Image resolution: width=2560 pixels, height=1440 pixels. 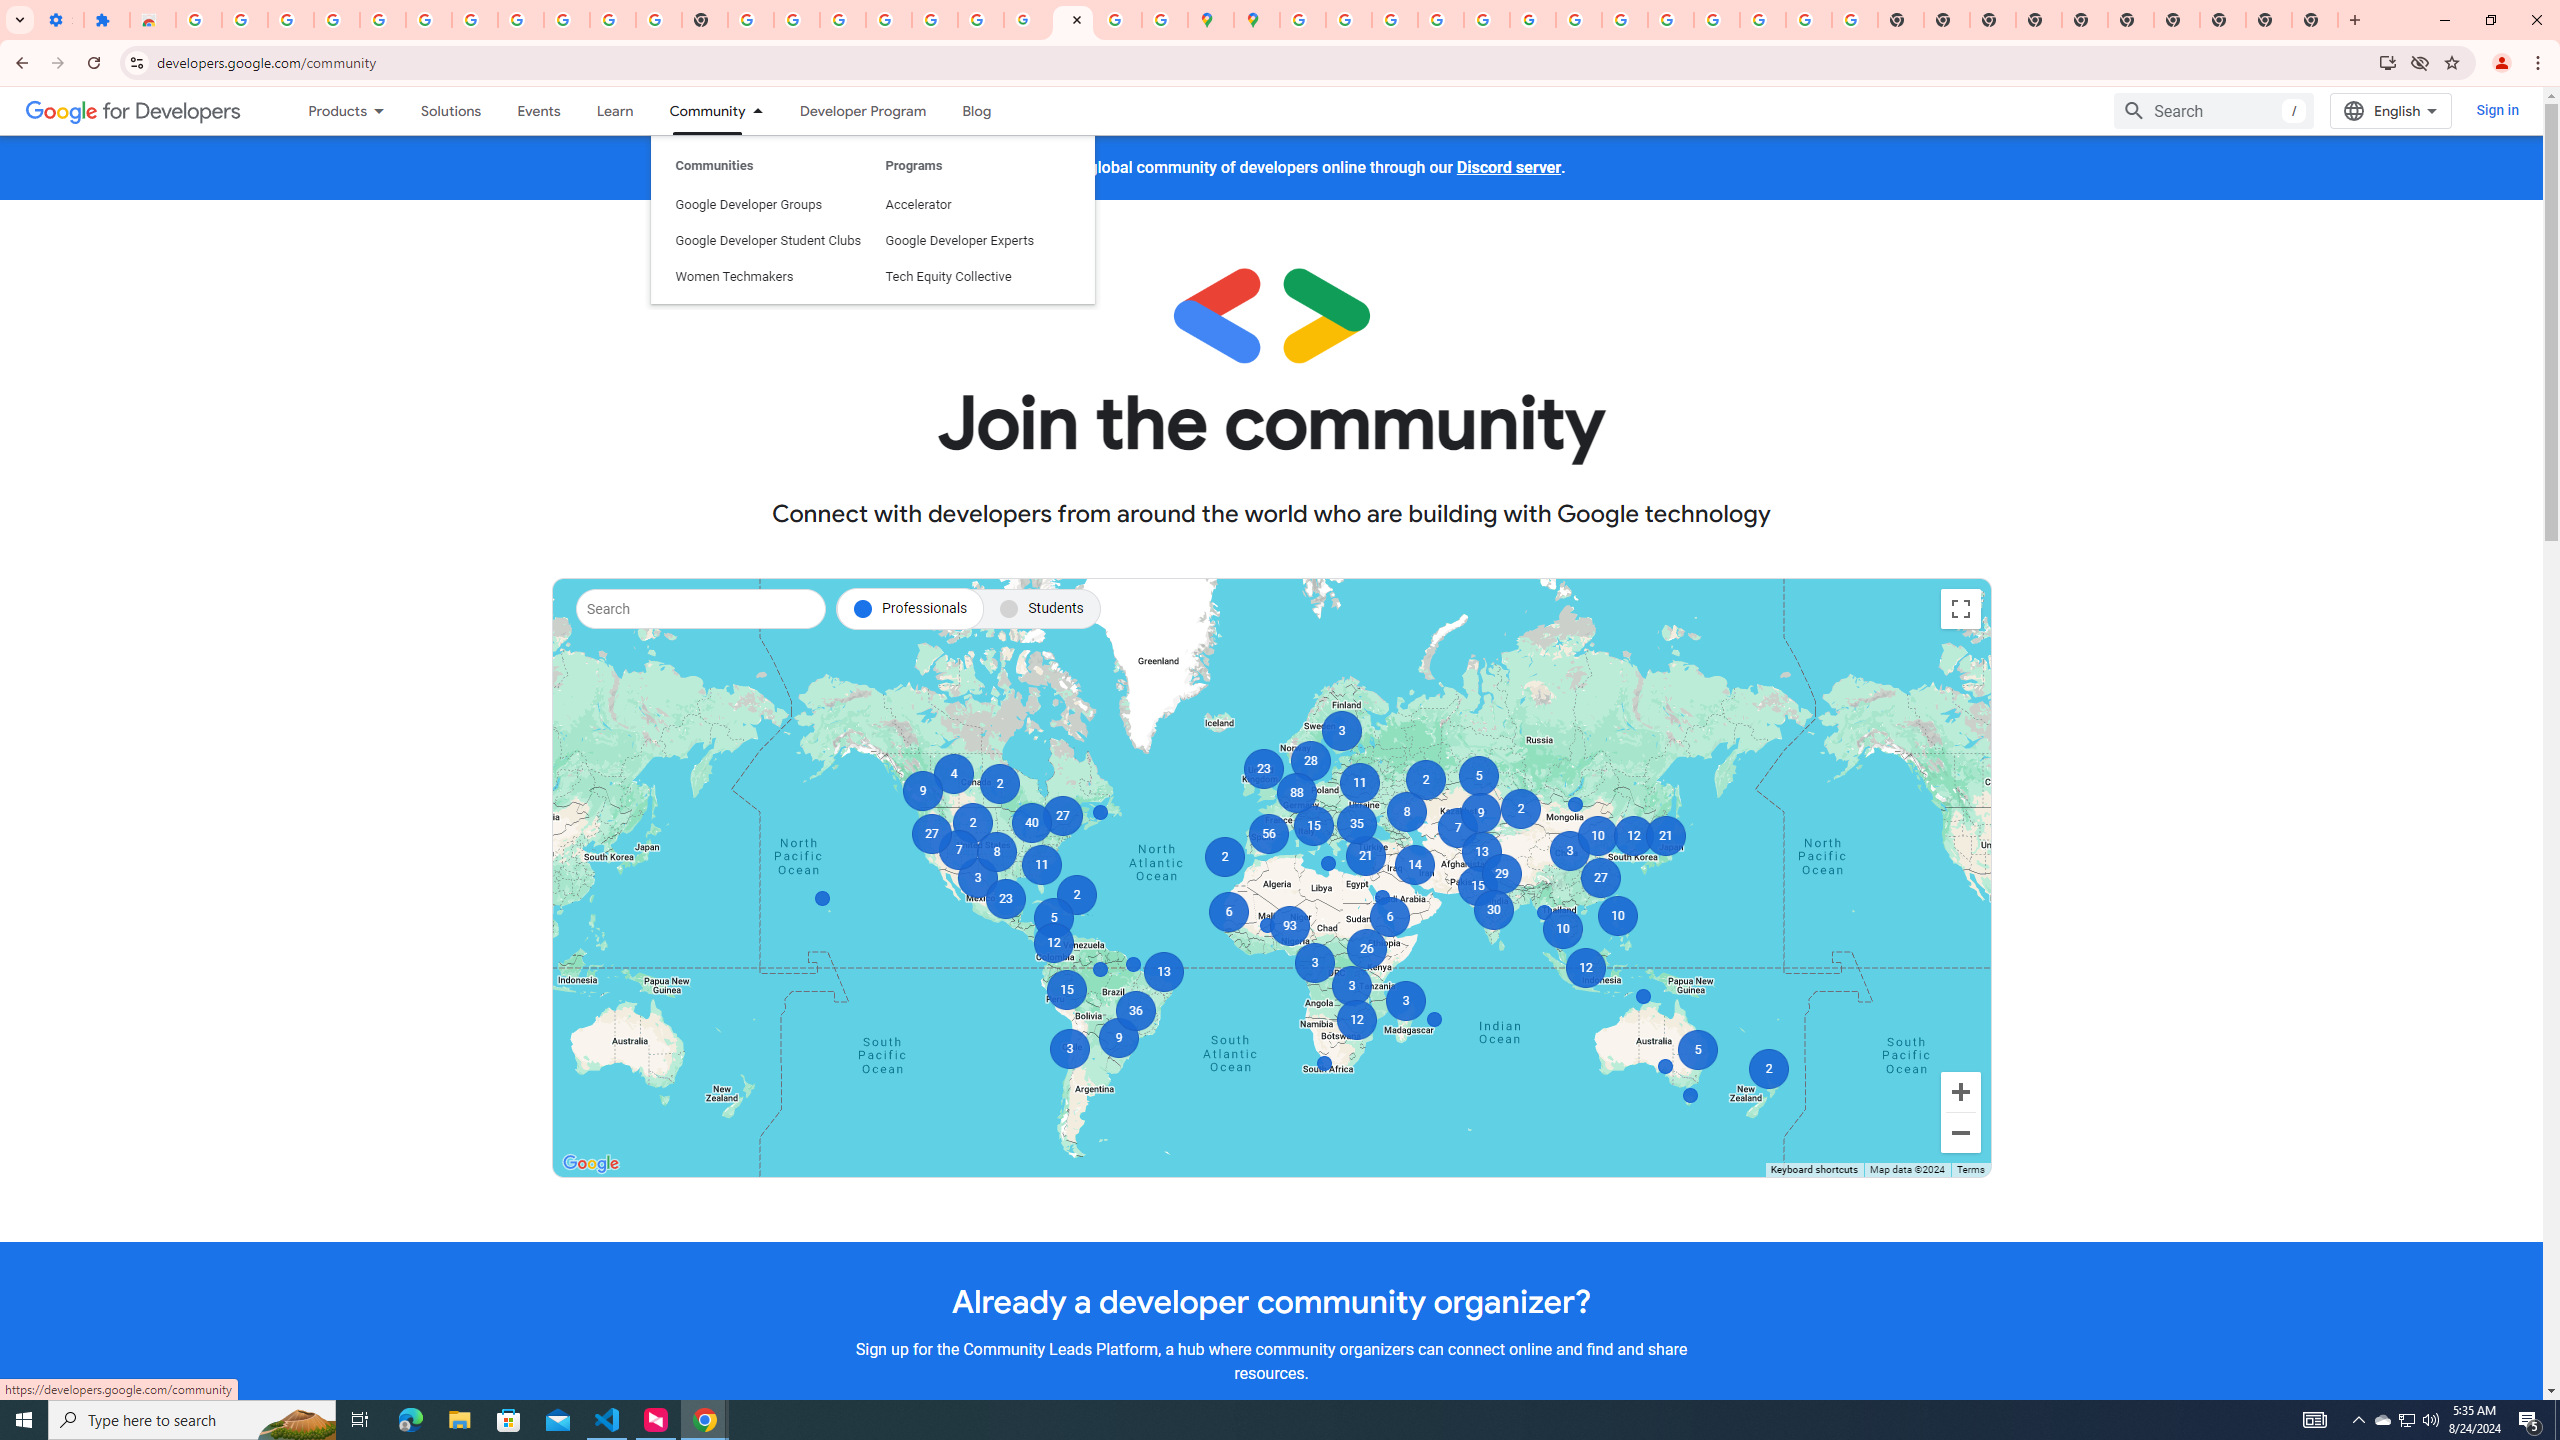 I want to click on 'Delete photos & videos - Computer - Google Photos Help', so click(x=335, y=19).